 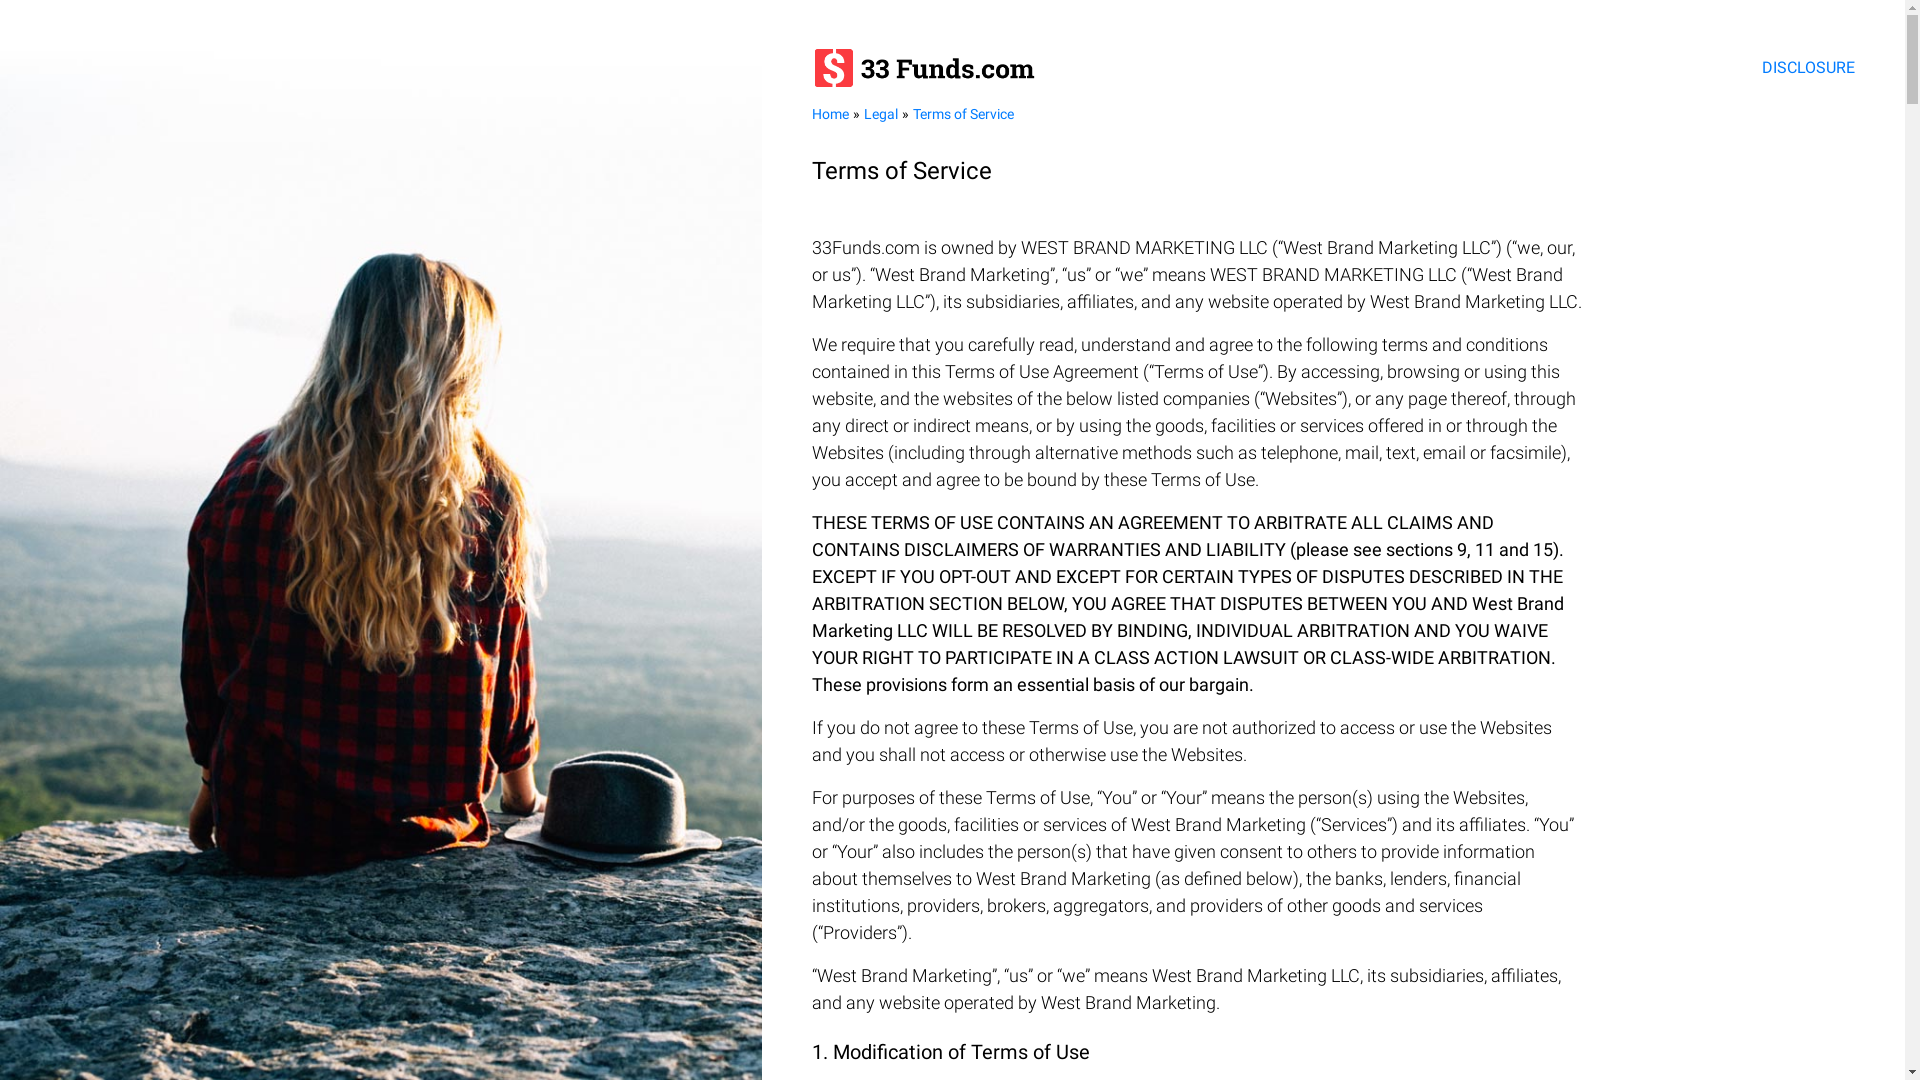 What do you see at coordinates (830, 114) in the screenshot?
I see `'Home'` at bounding box center [830, 114].